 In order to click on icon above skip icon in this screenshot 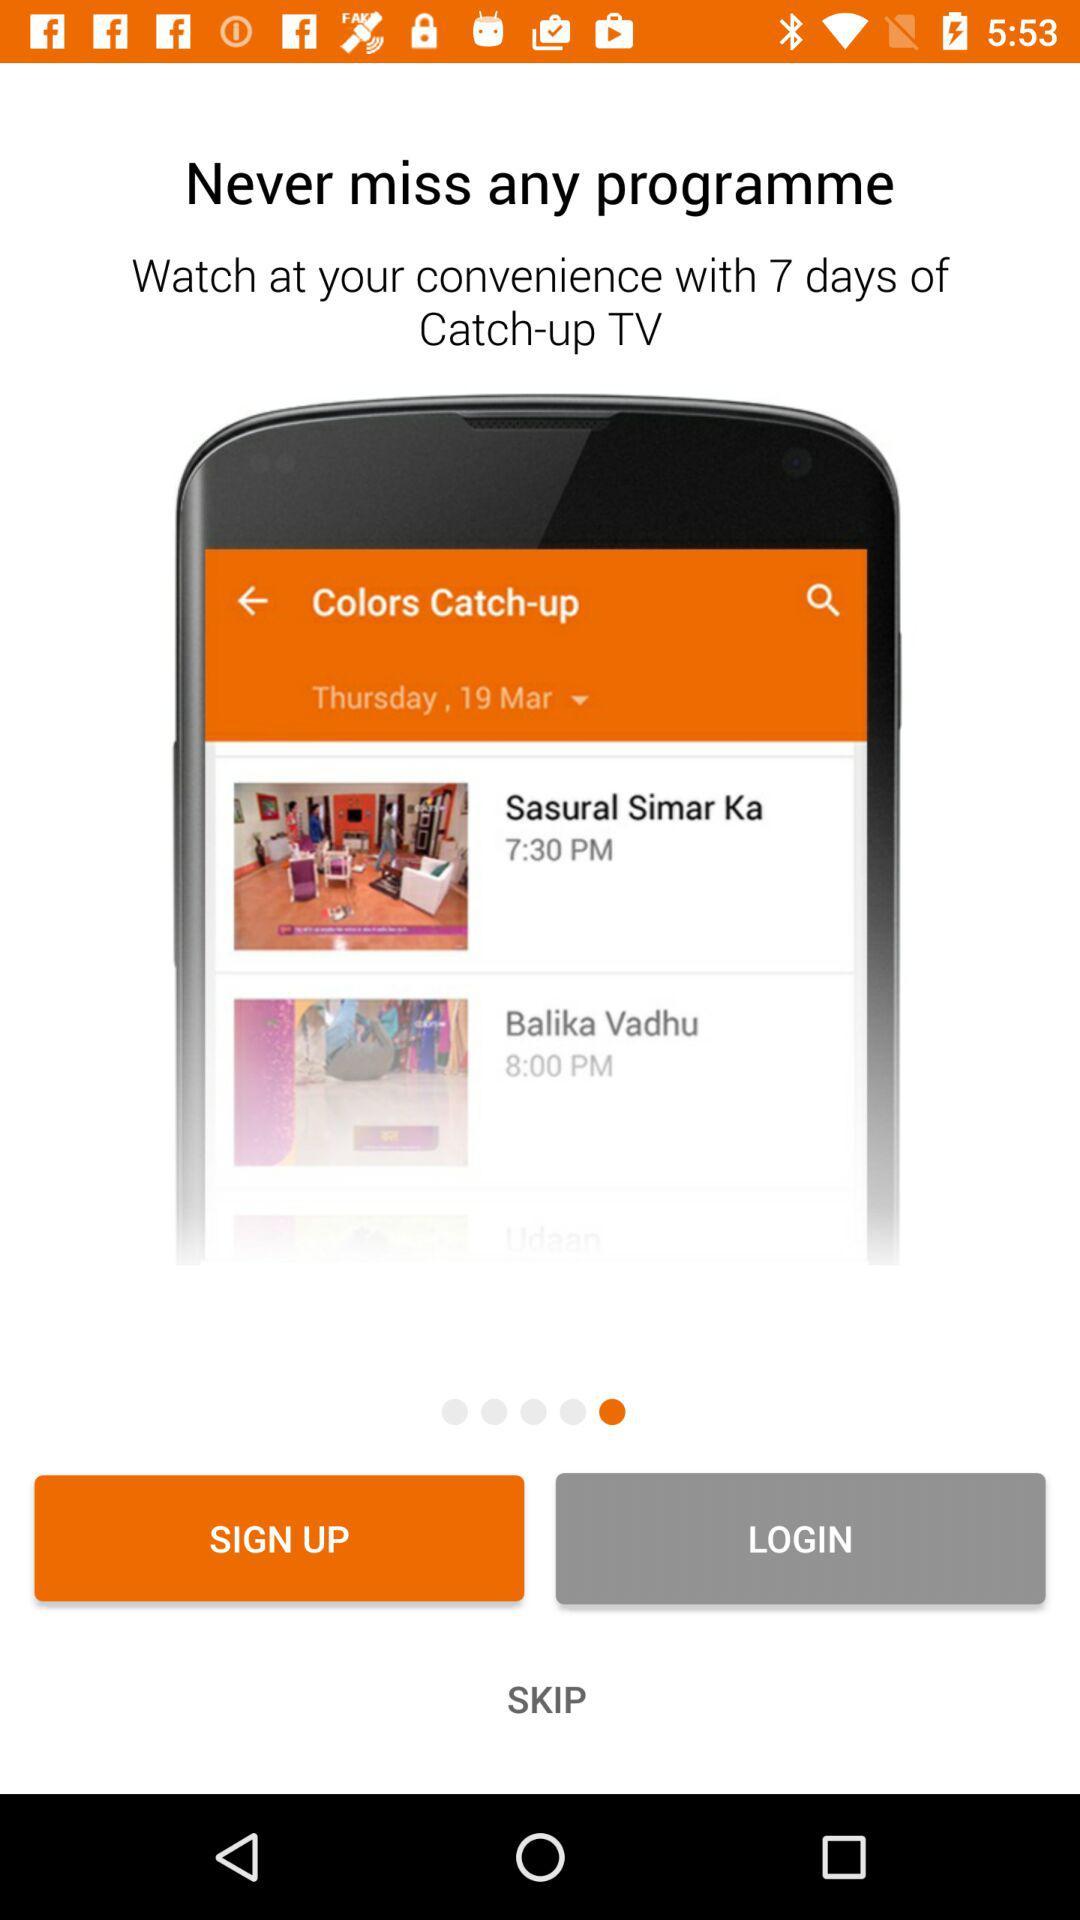, I will do `click(799, 1537)`.